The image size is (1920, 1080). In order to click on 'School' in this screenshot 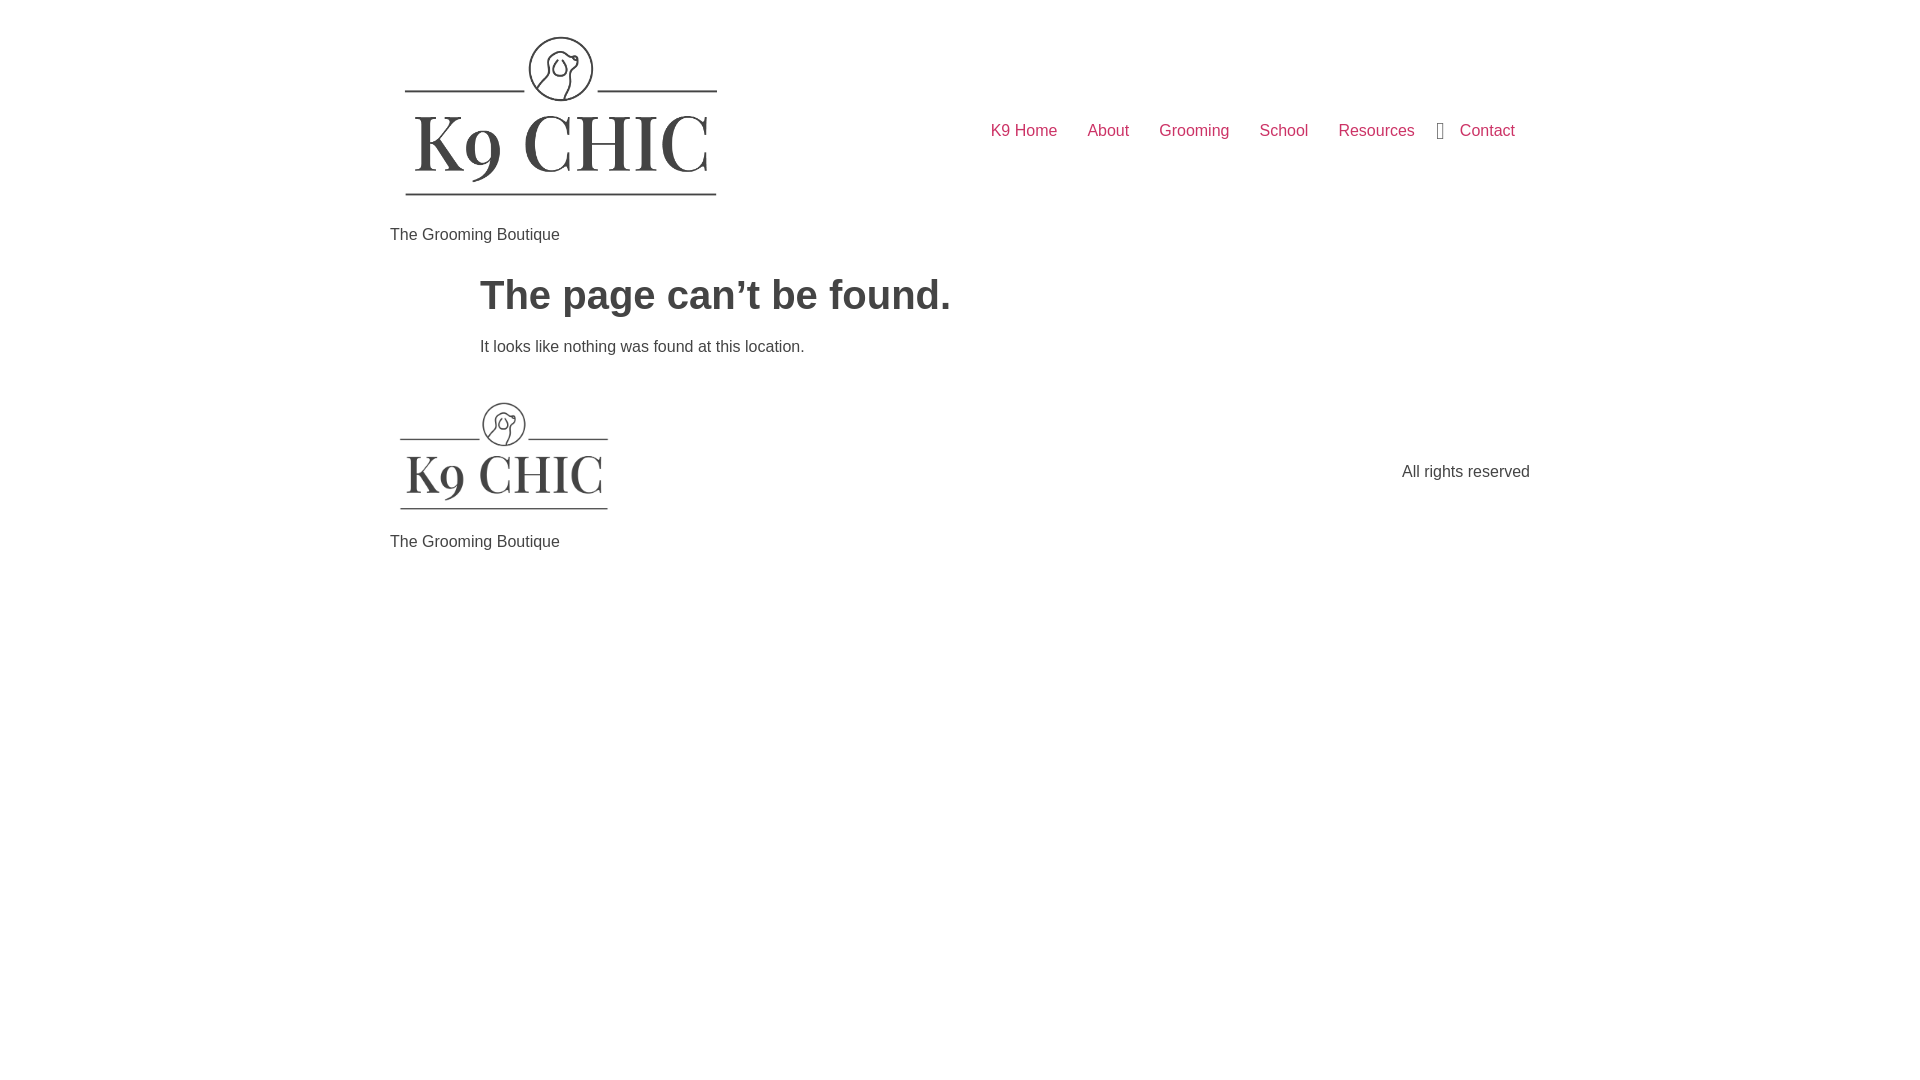, I will do `click(1283, 131)`.